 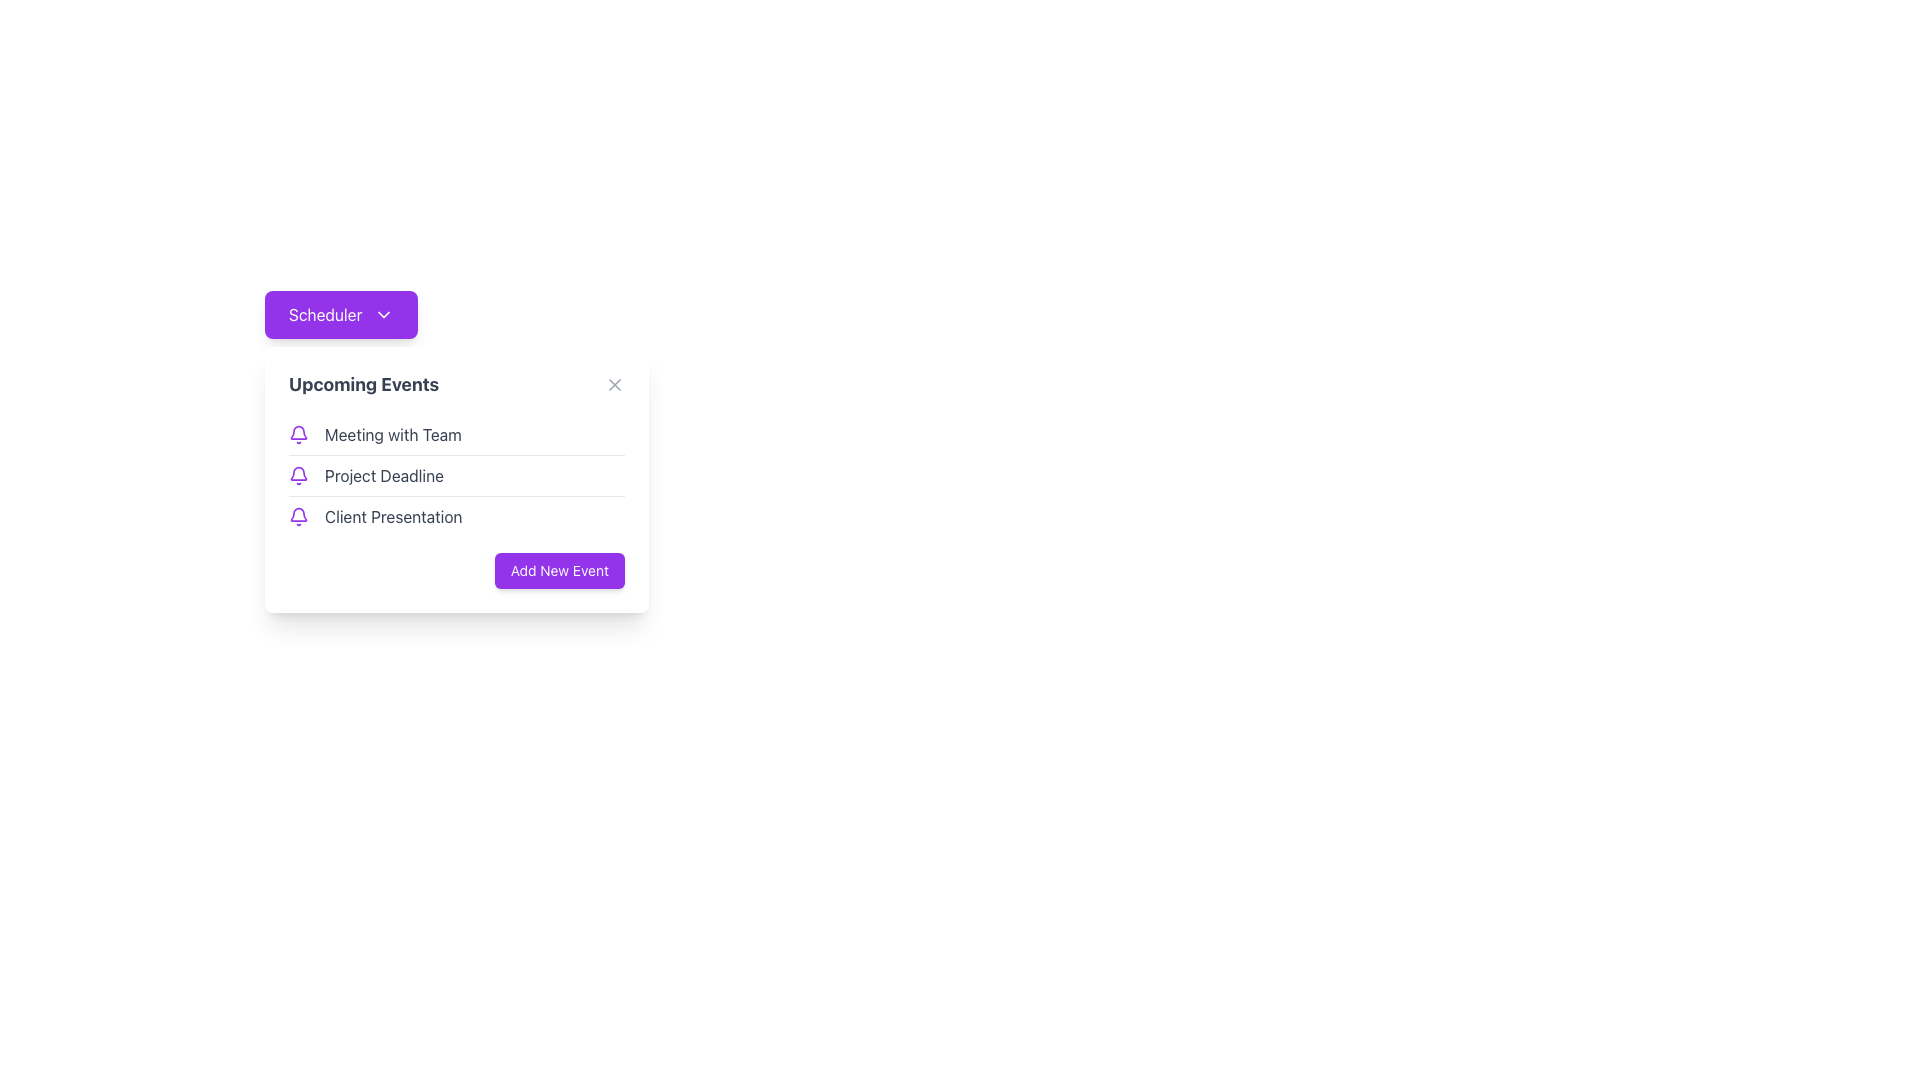 What do you see at coordinates (364, 385) in the screenshot?
I see `text from the Text Label that serves as a title or heading for the upcoming events section, located at the top of the white modal box` at bounding box center [364, 385].